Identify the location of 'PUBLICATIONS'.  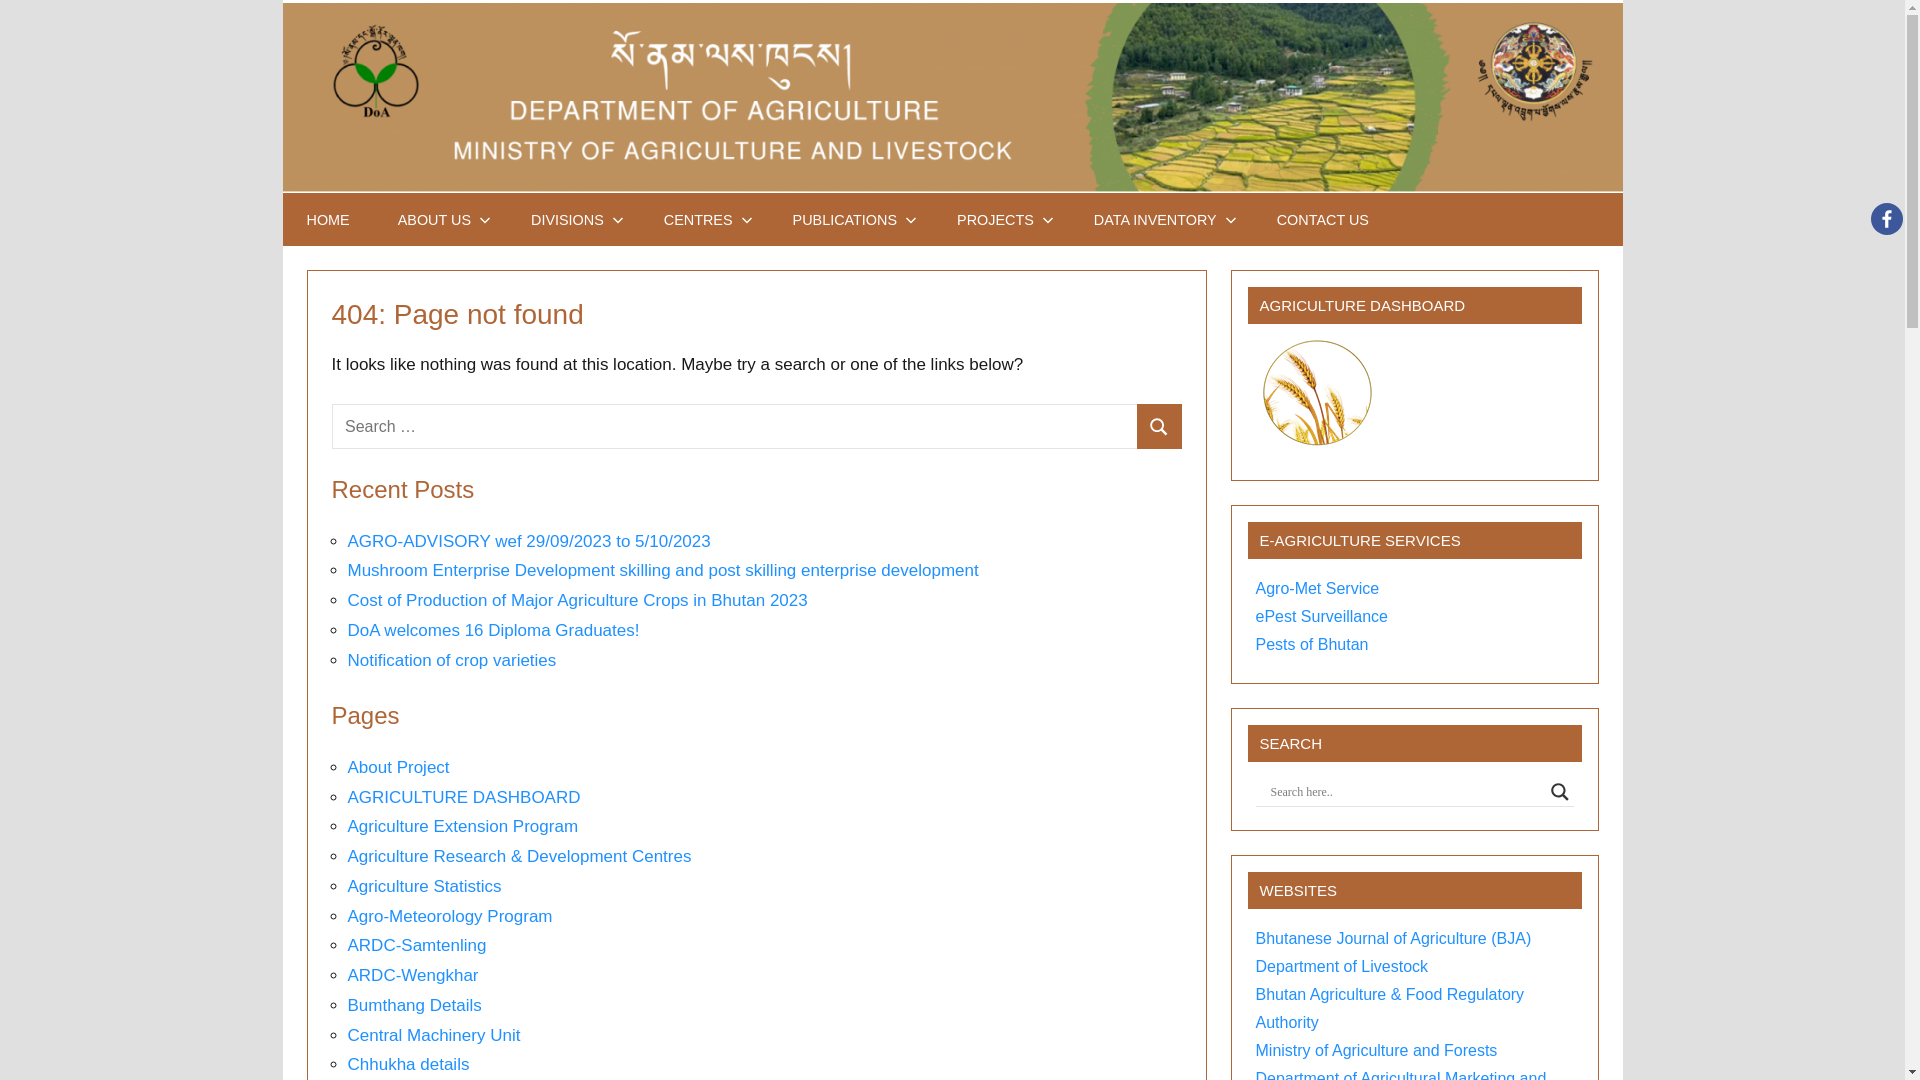
(851, 219).